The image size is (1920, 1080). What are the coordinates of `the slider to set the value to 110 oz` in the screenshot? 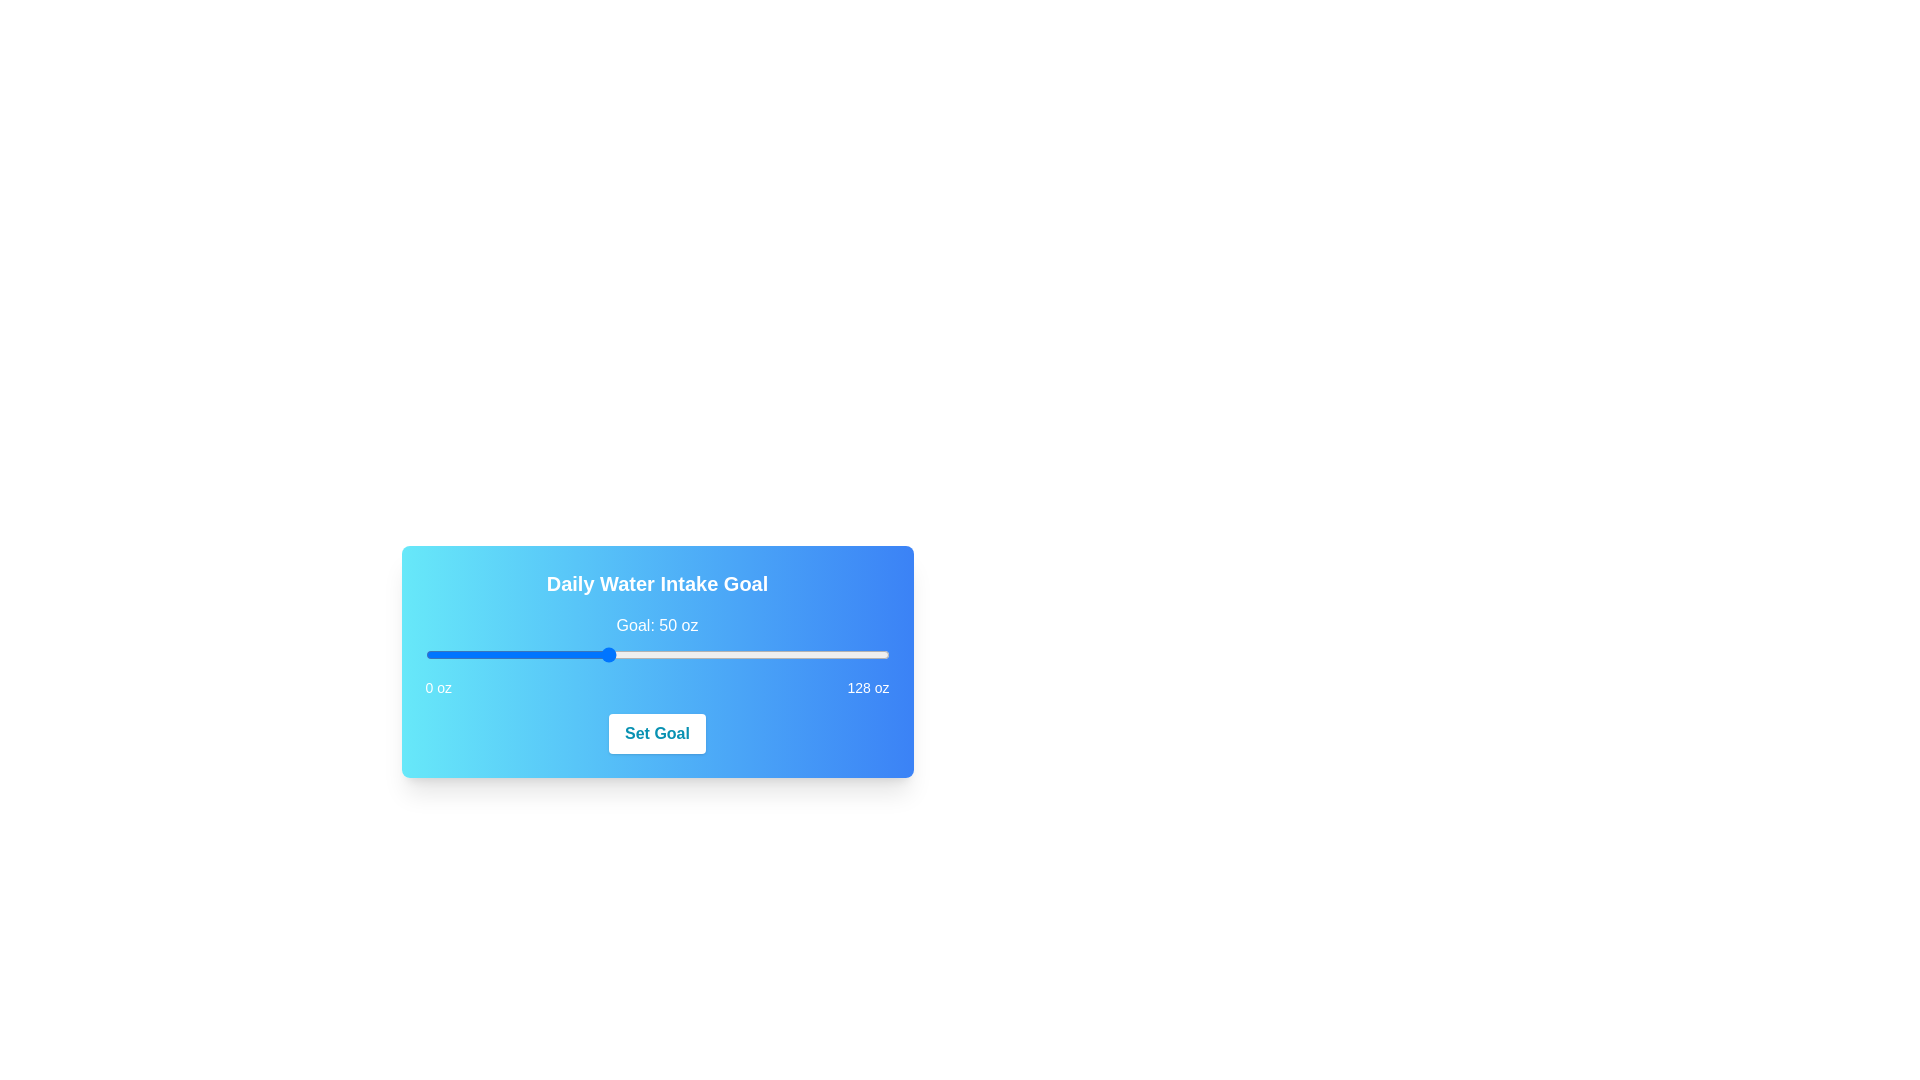 It's located at (824, 655).